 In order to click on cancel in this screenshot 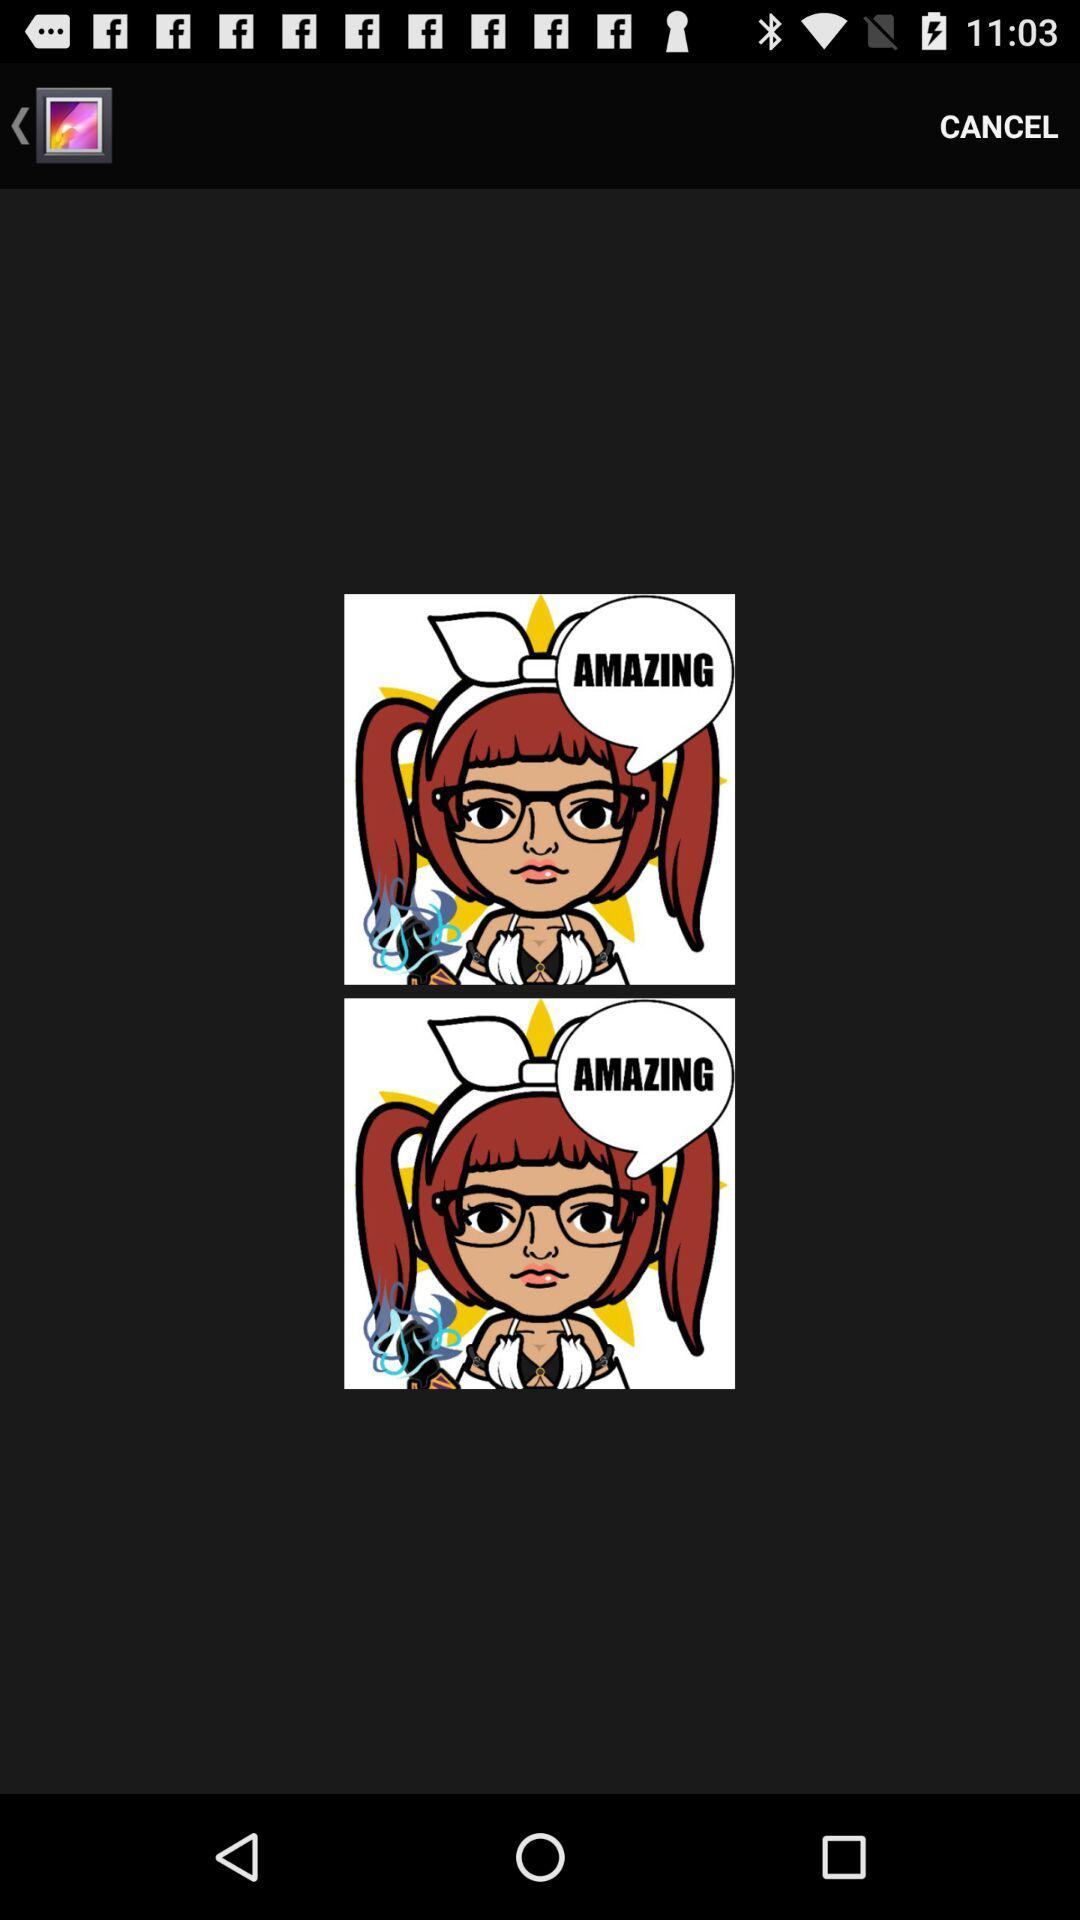, I will do `click(999, 124)`.